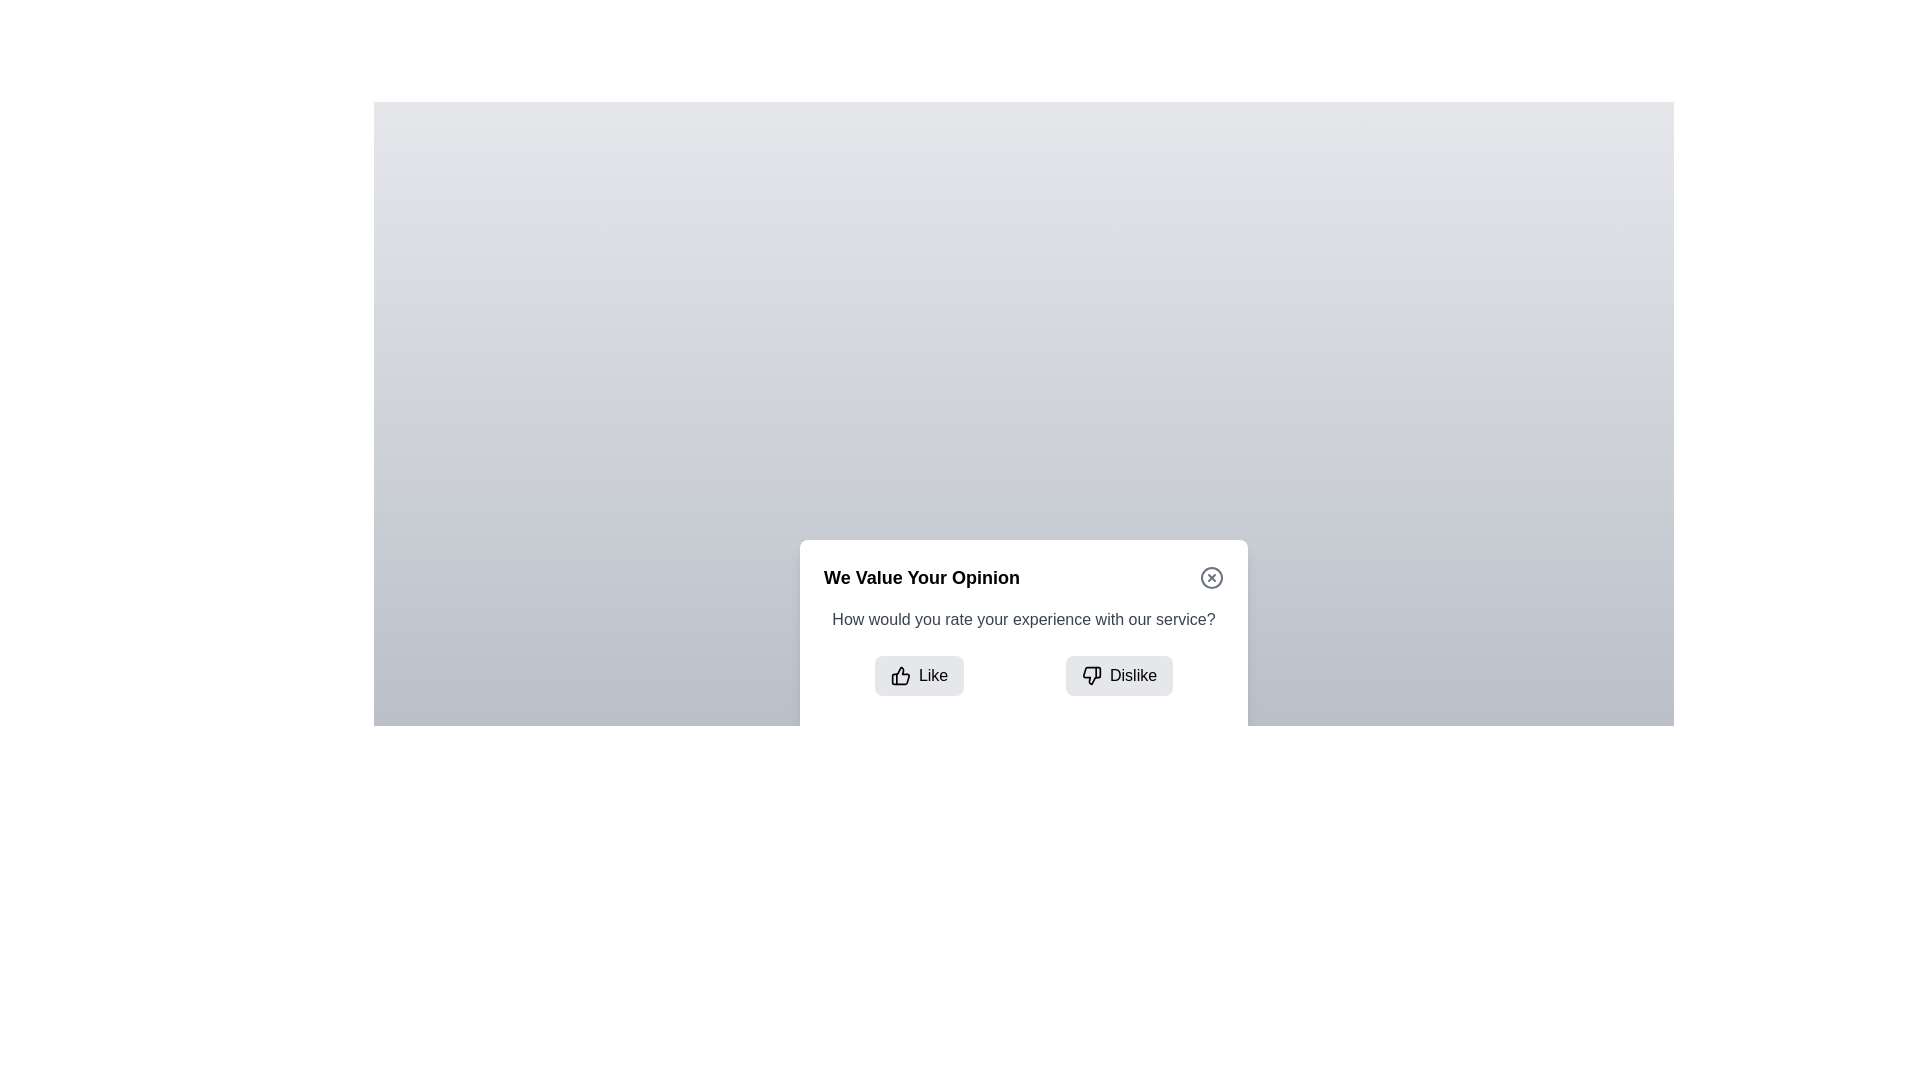  What do you see at coordinates (918, 675) in the screenshot?
I see `the 'Like' button to select the 'Like' option` at bounding box center [918, 675].